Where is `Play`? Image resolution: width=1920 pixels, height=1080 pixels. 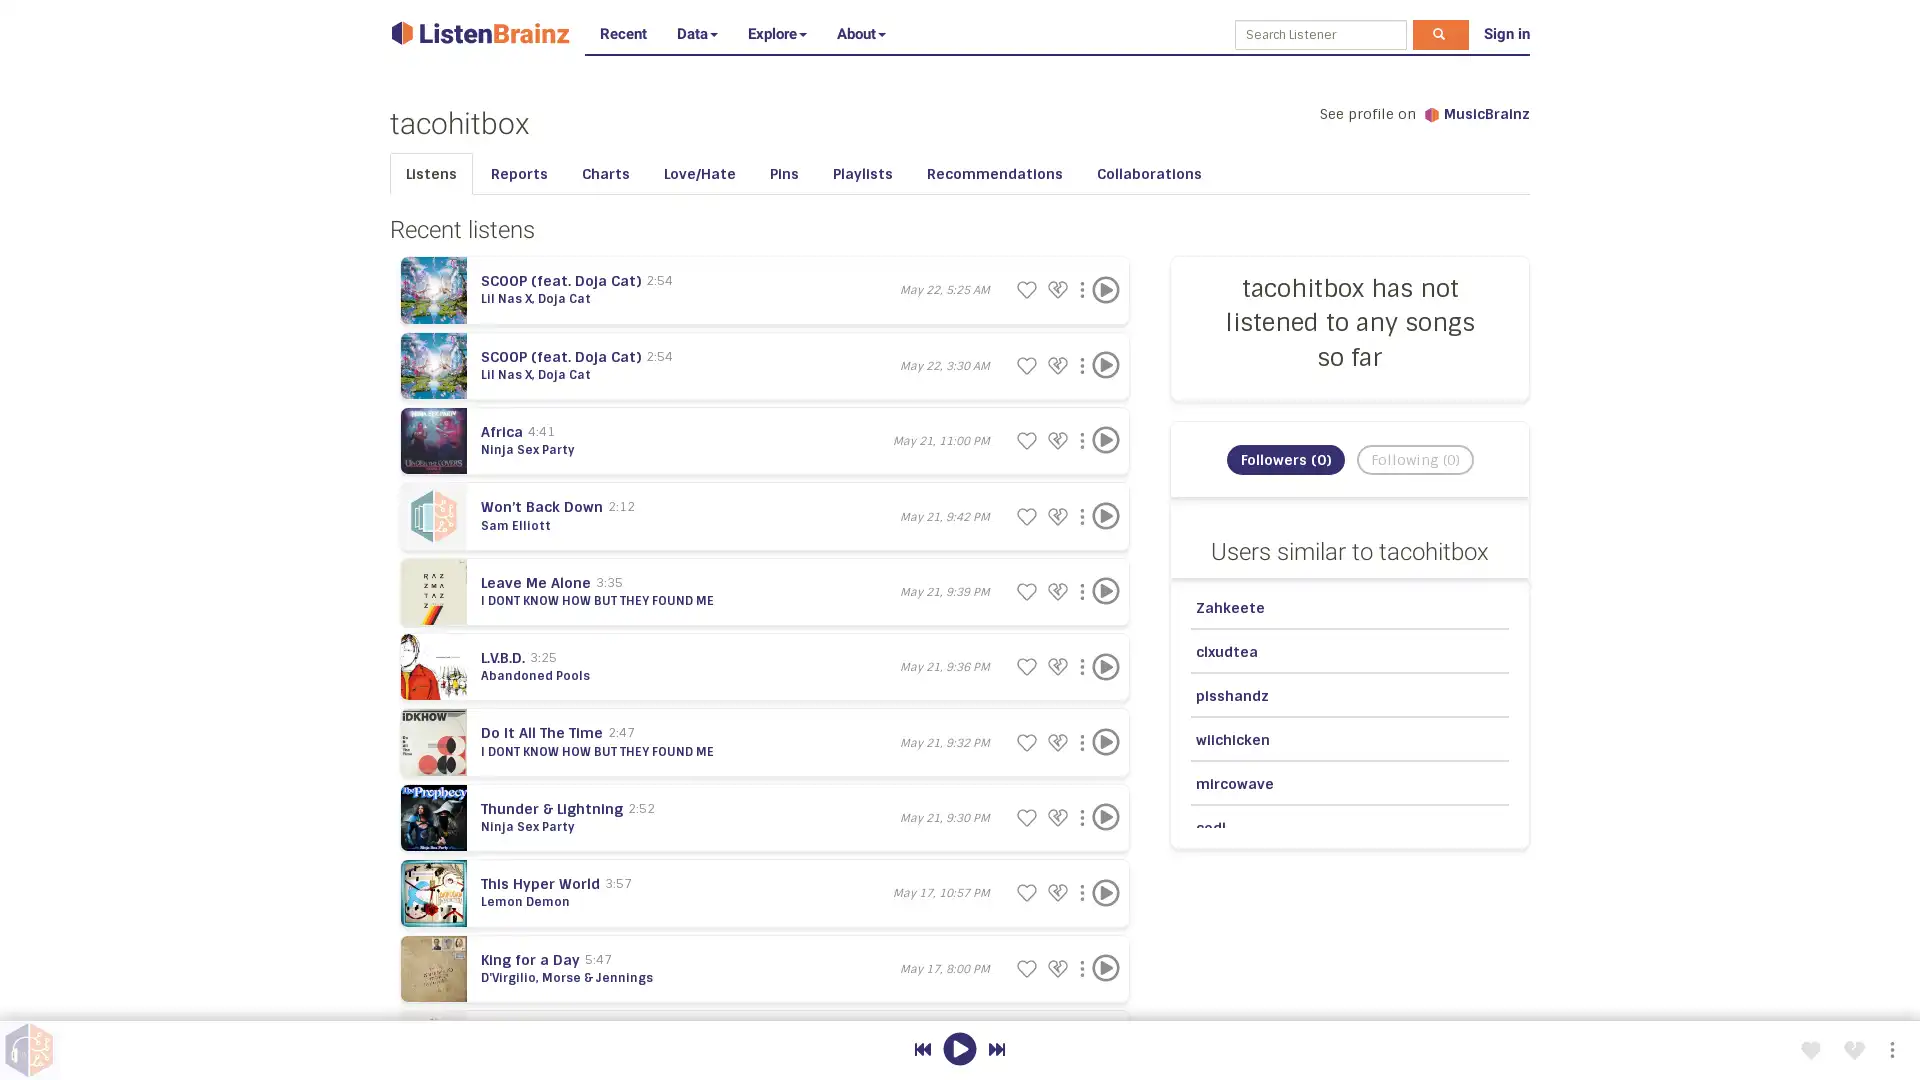
Play is located at coordinates (1104, 1042).